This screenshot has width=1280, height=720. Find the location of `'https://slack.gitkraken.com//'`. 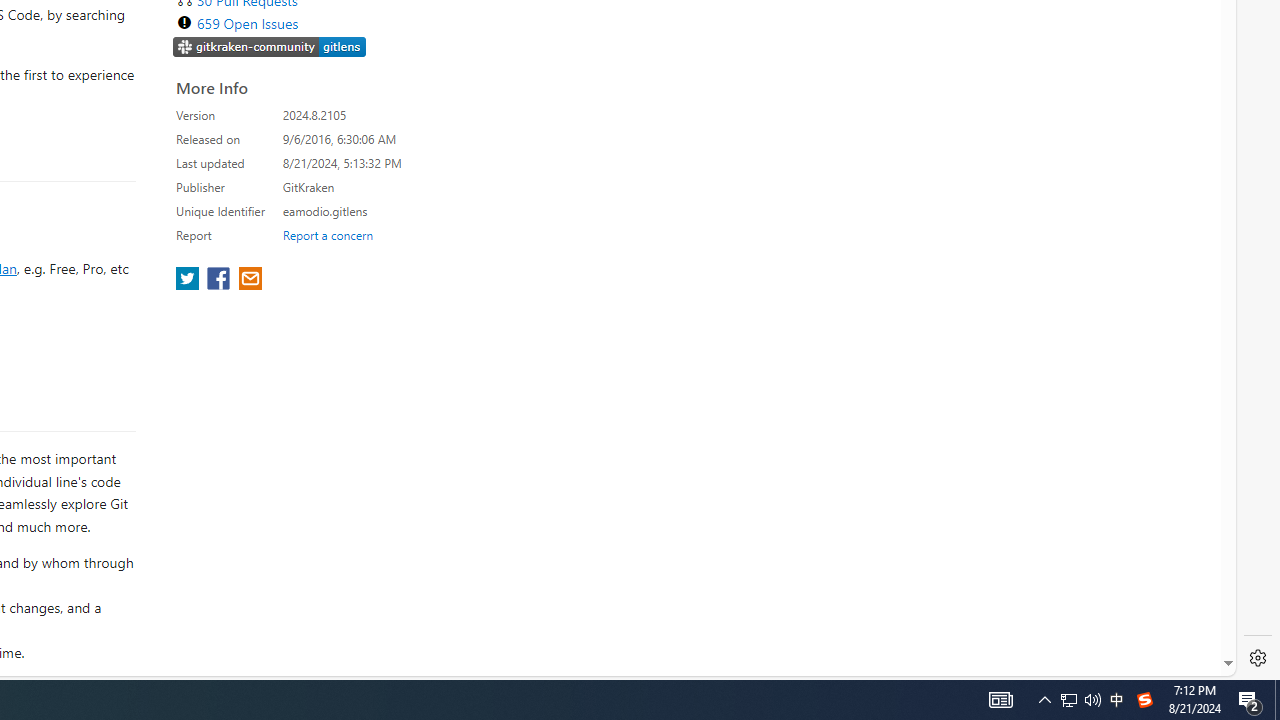

'https://slack.gitkraken.com//' is located at coordinates (269, 47).